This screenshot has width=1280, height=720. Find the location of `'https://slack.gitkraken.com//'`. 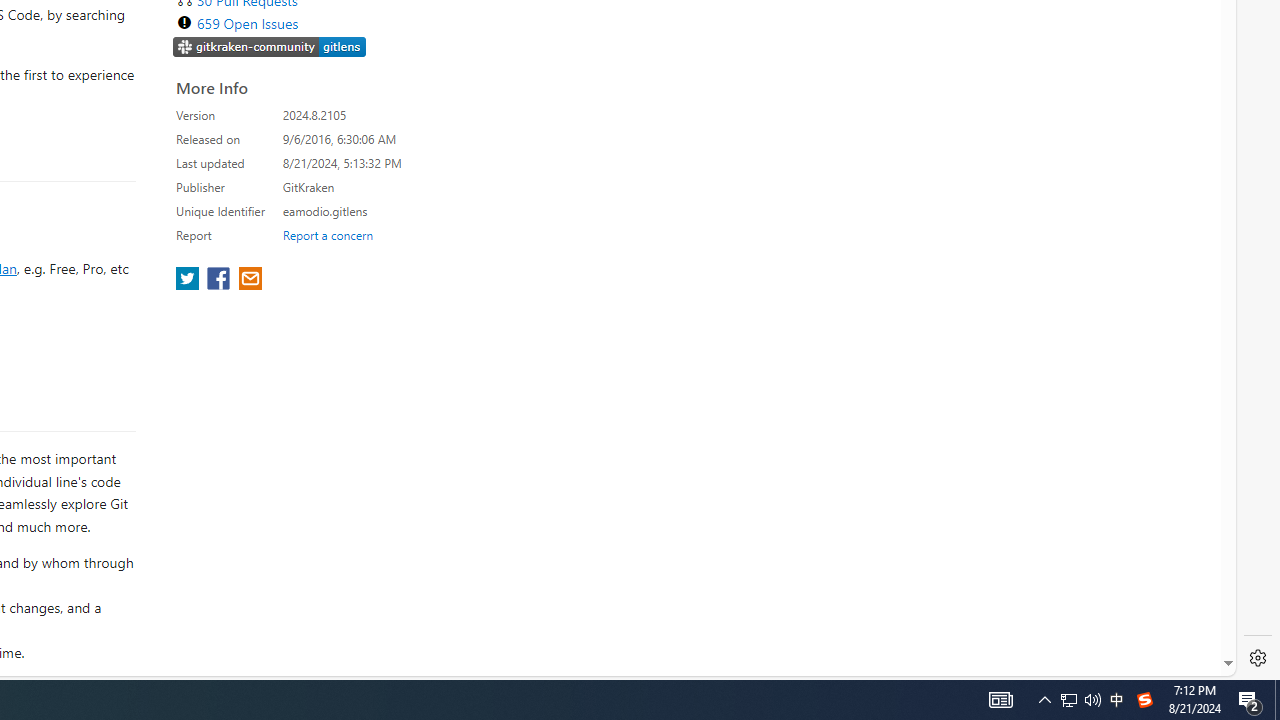

'https://slack.gitkraken.com//' is located at coordinates (269, 47).